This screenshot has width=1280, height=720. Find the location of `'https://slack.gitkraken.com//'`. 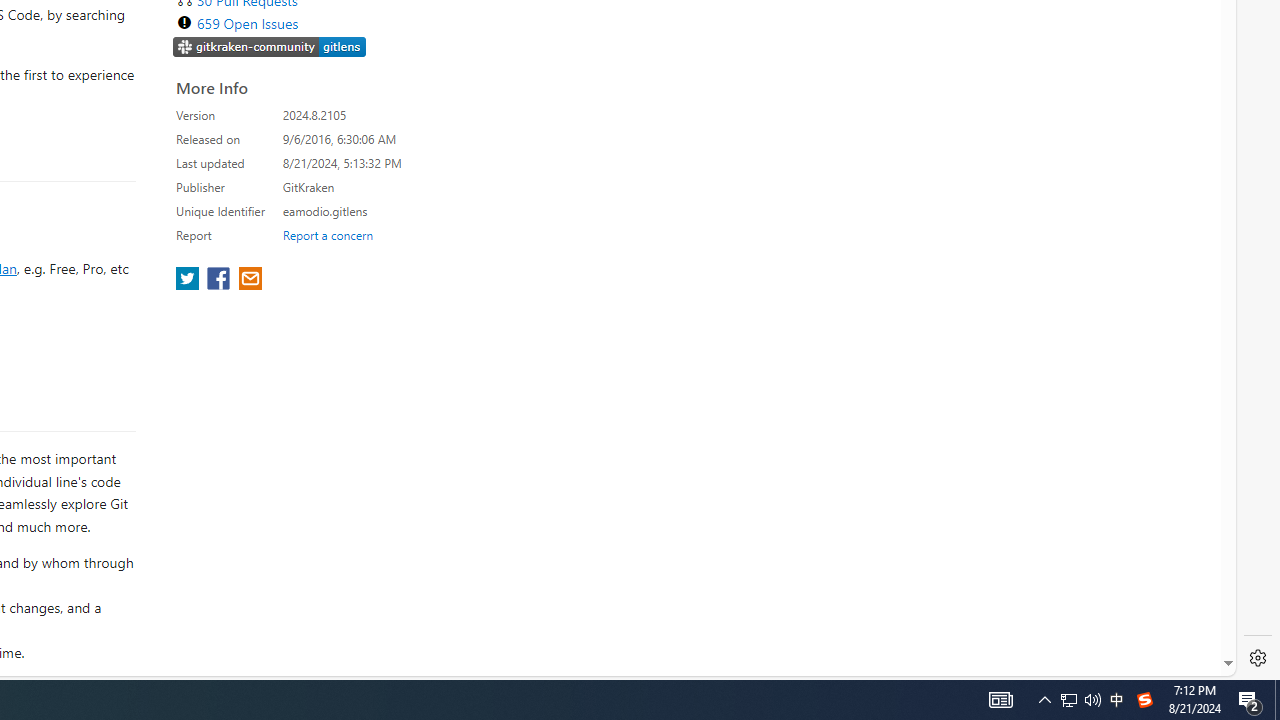

'https://slack.gitkraken.com//' is located at coordinates (269, 47).